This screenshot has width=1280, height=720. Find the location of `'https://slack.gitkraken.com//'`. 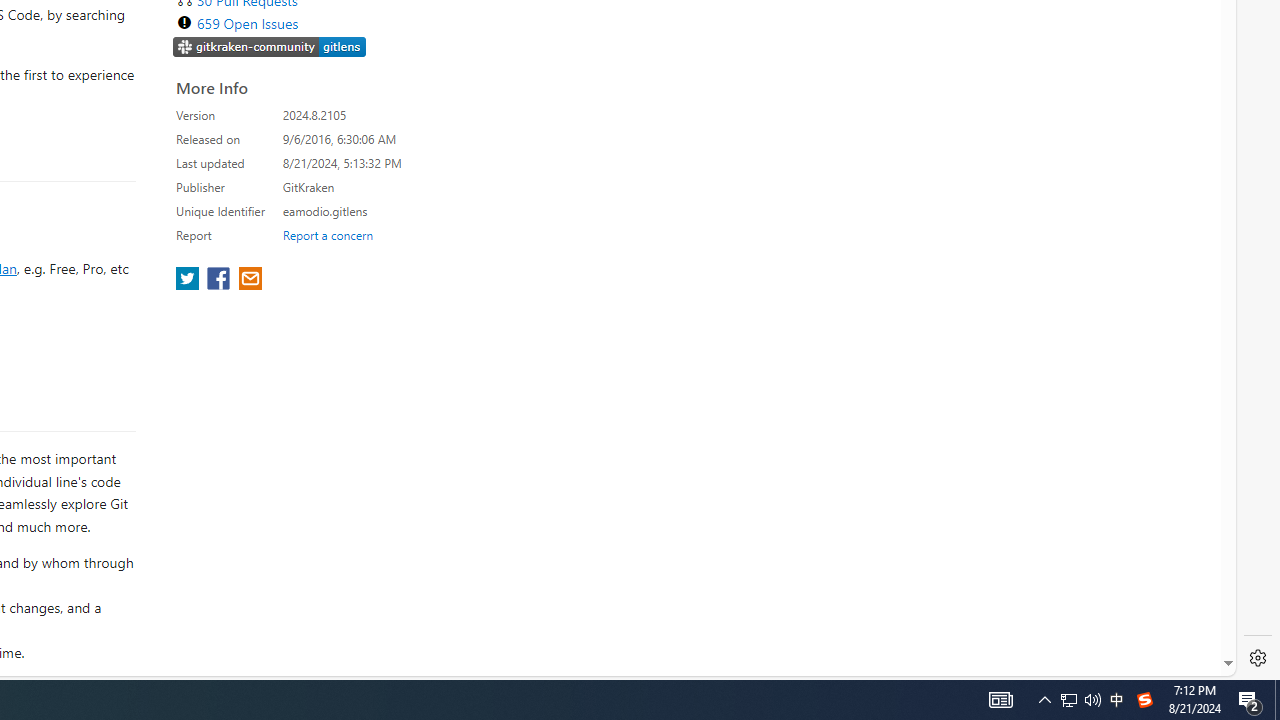

'https://slack.gitkraken.com//' is located at coordinates (269, 47).